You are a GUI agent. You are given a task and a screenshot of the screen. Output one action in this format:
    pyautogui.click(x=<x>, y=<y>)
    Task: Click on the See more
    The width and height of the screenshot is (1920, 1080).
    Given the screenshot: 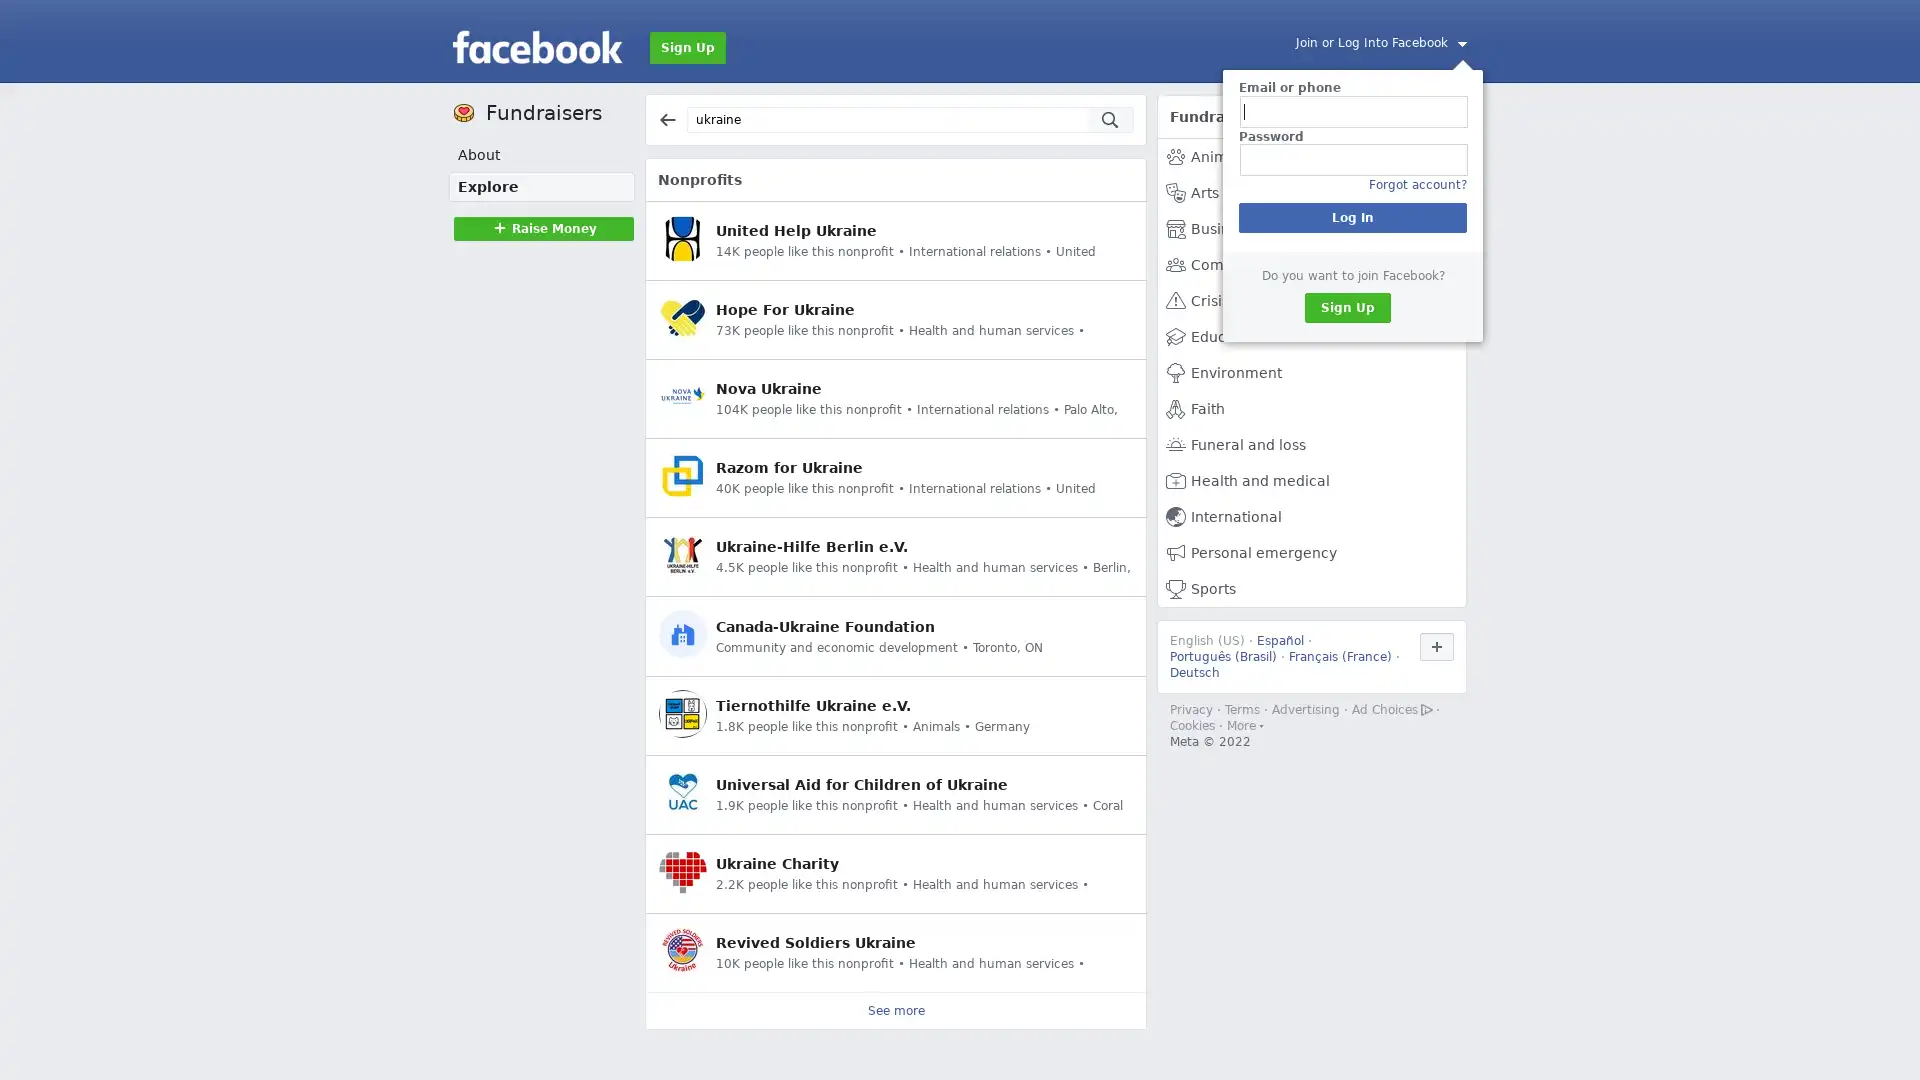 What is the action you would take?
    pyautogui.click(x=895, y=1009)
    